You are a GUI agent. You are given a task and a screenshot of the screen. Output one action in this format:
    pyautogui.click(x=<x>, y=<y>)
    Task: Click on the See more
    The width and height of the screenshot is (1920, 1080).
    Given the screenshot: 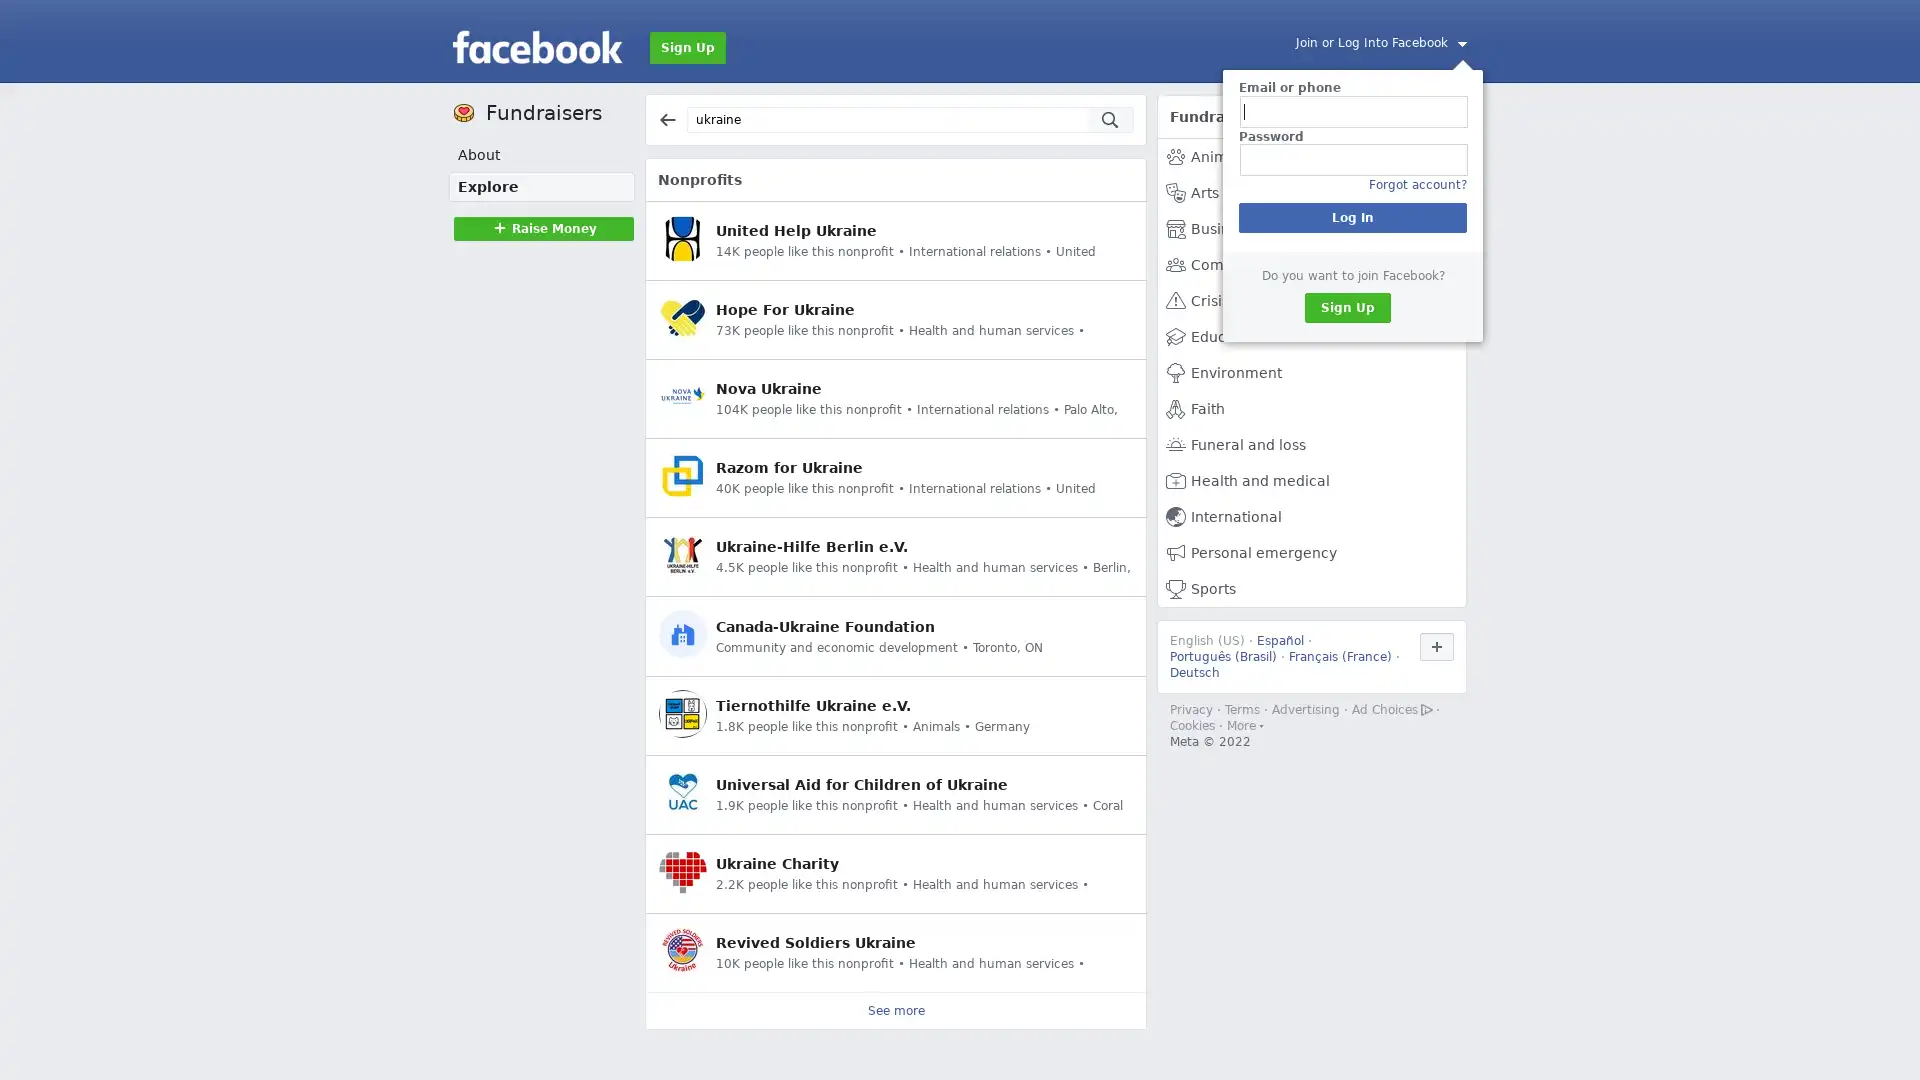 What is the action you would take?
    pyautogui.click(x=895, y=1009)
    